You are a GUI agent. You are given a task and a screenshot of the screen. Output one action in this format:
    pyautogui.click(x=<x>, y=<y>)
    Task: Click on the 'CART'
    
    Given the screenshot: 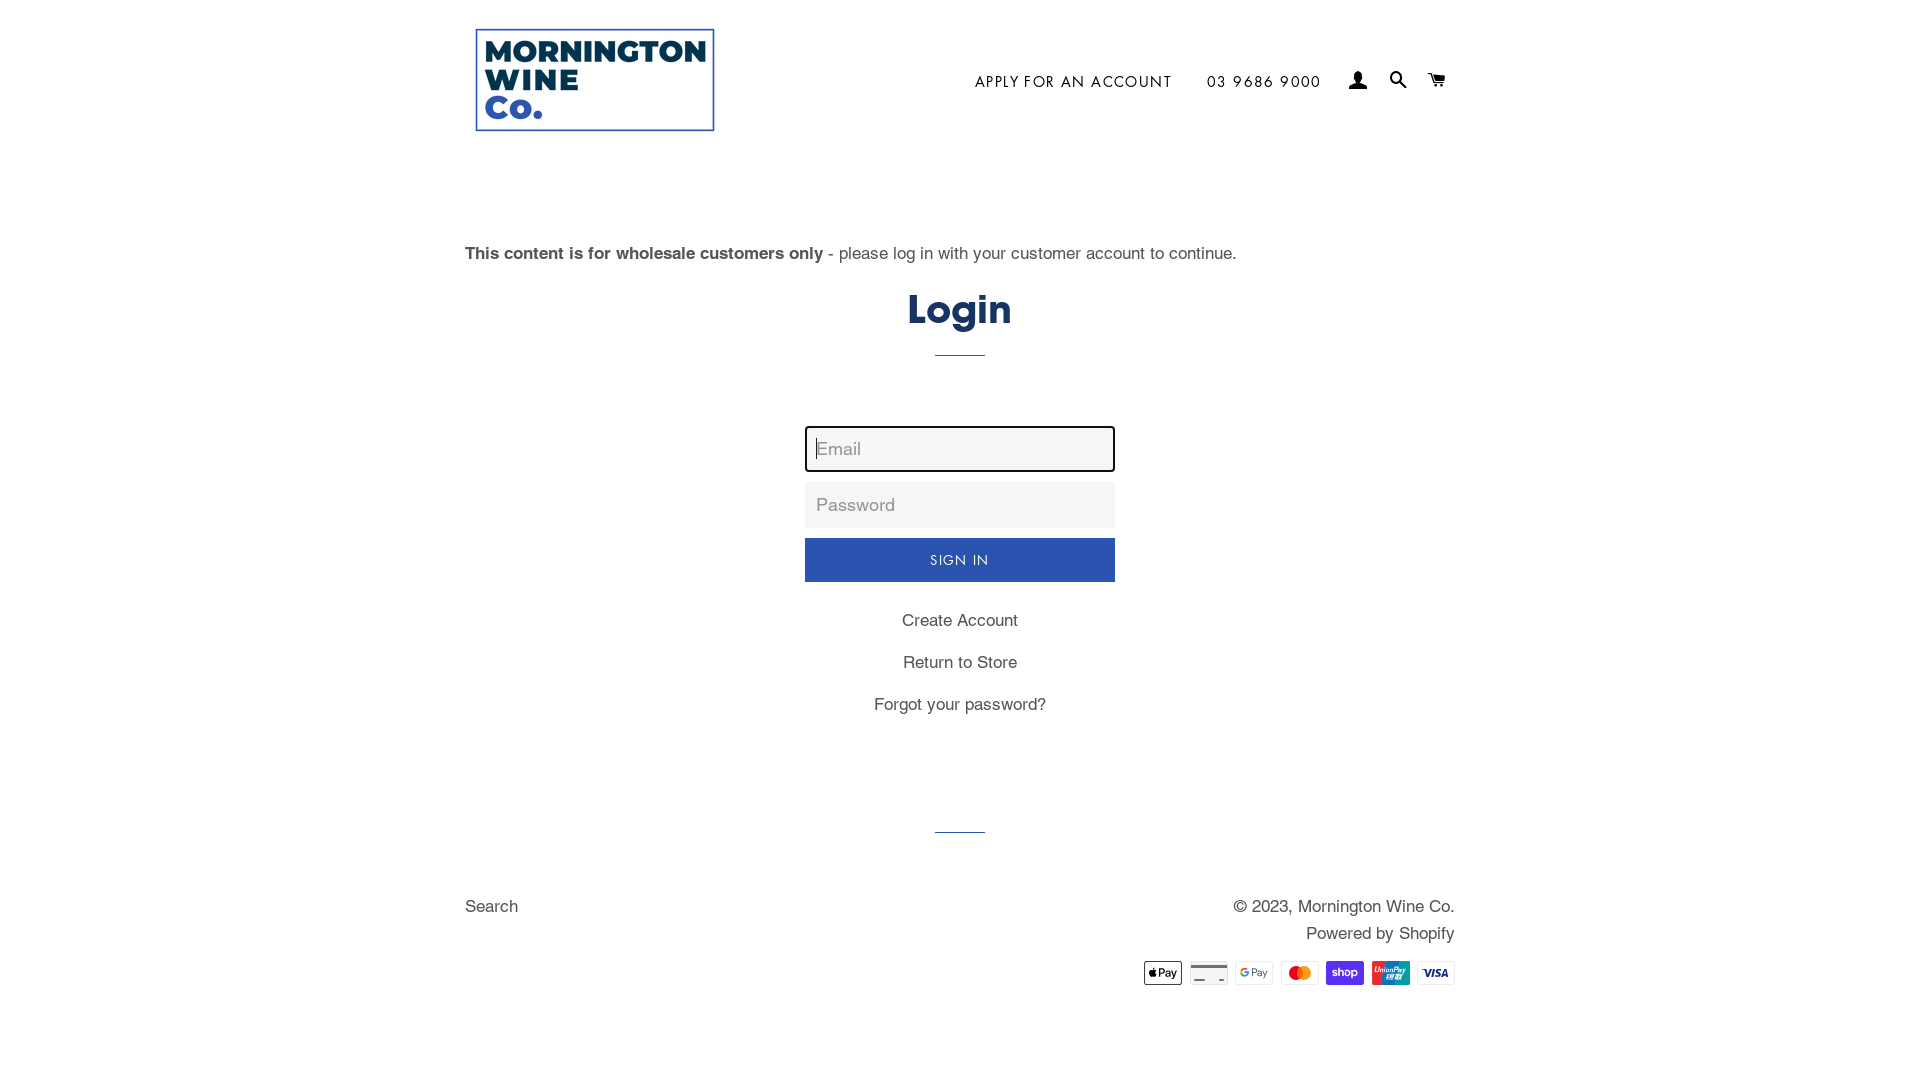 What is the action you would take?
    pyautogui.click(x=1437, y=79)
    